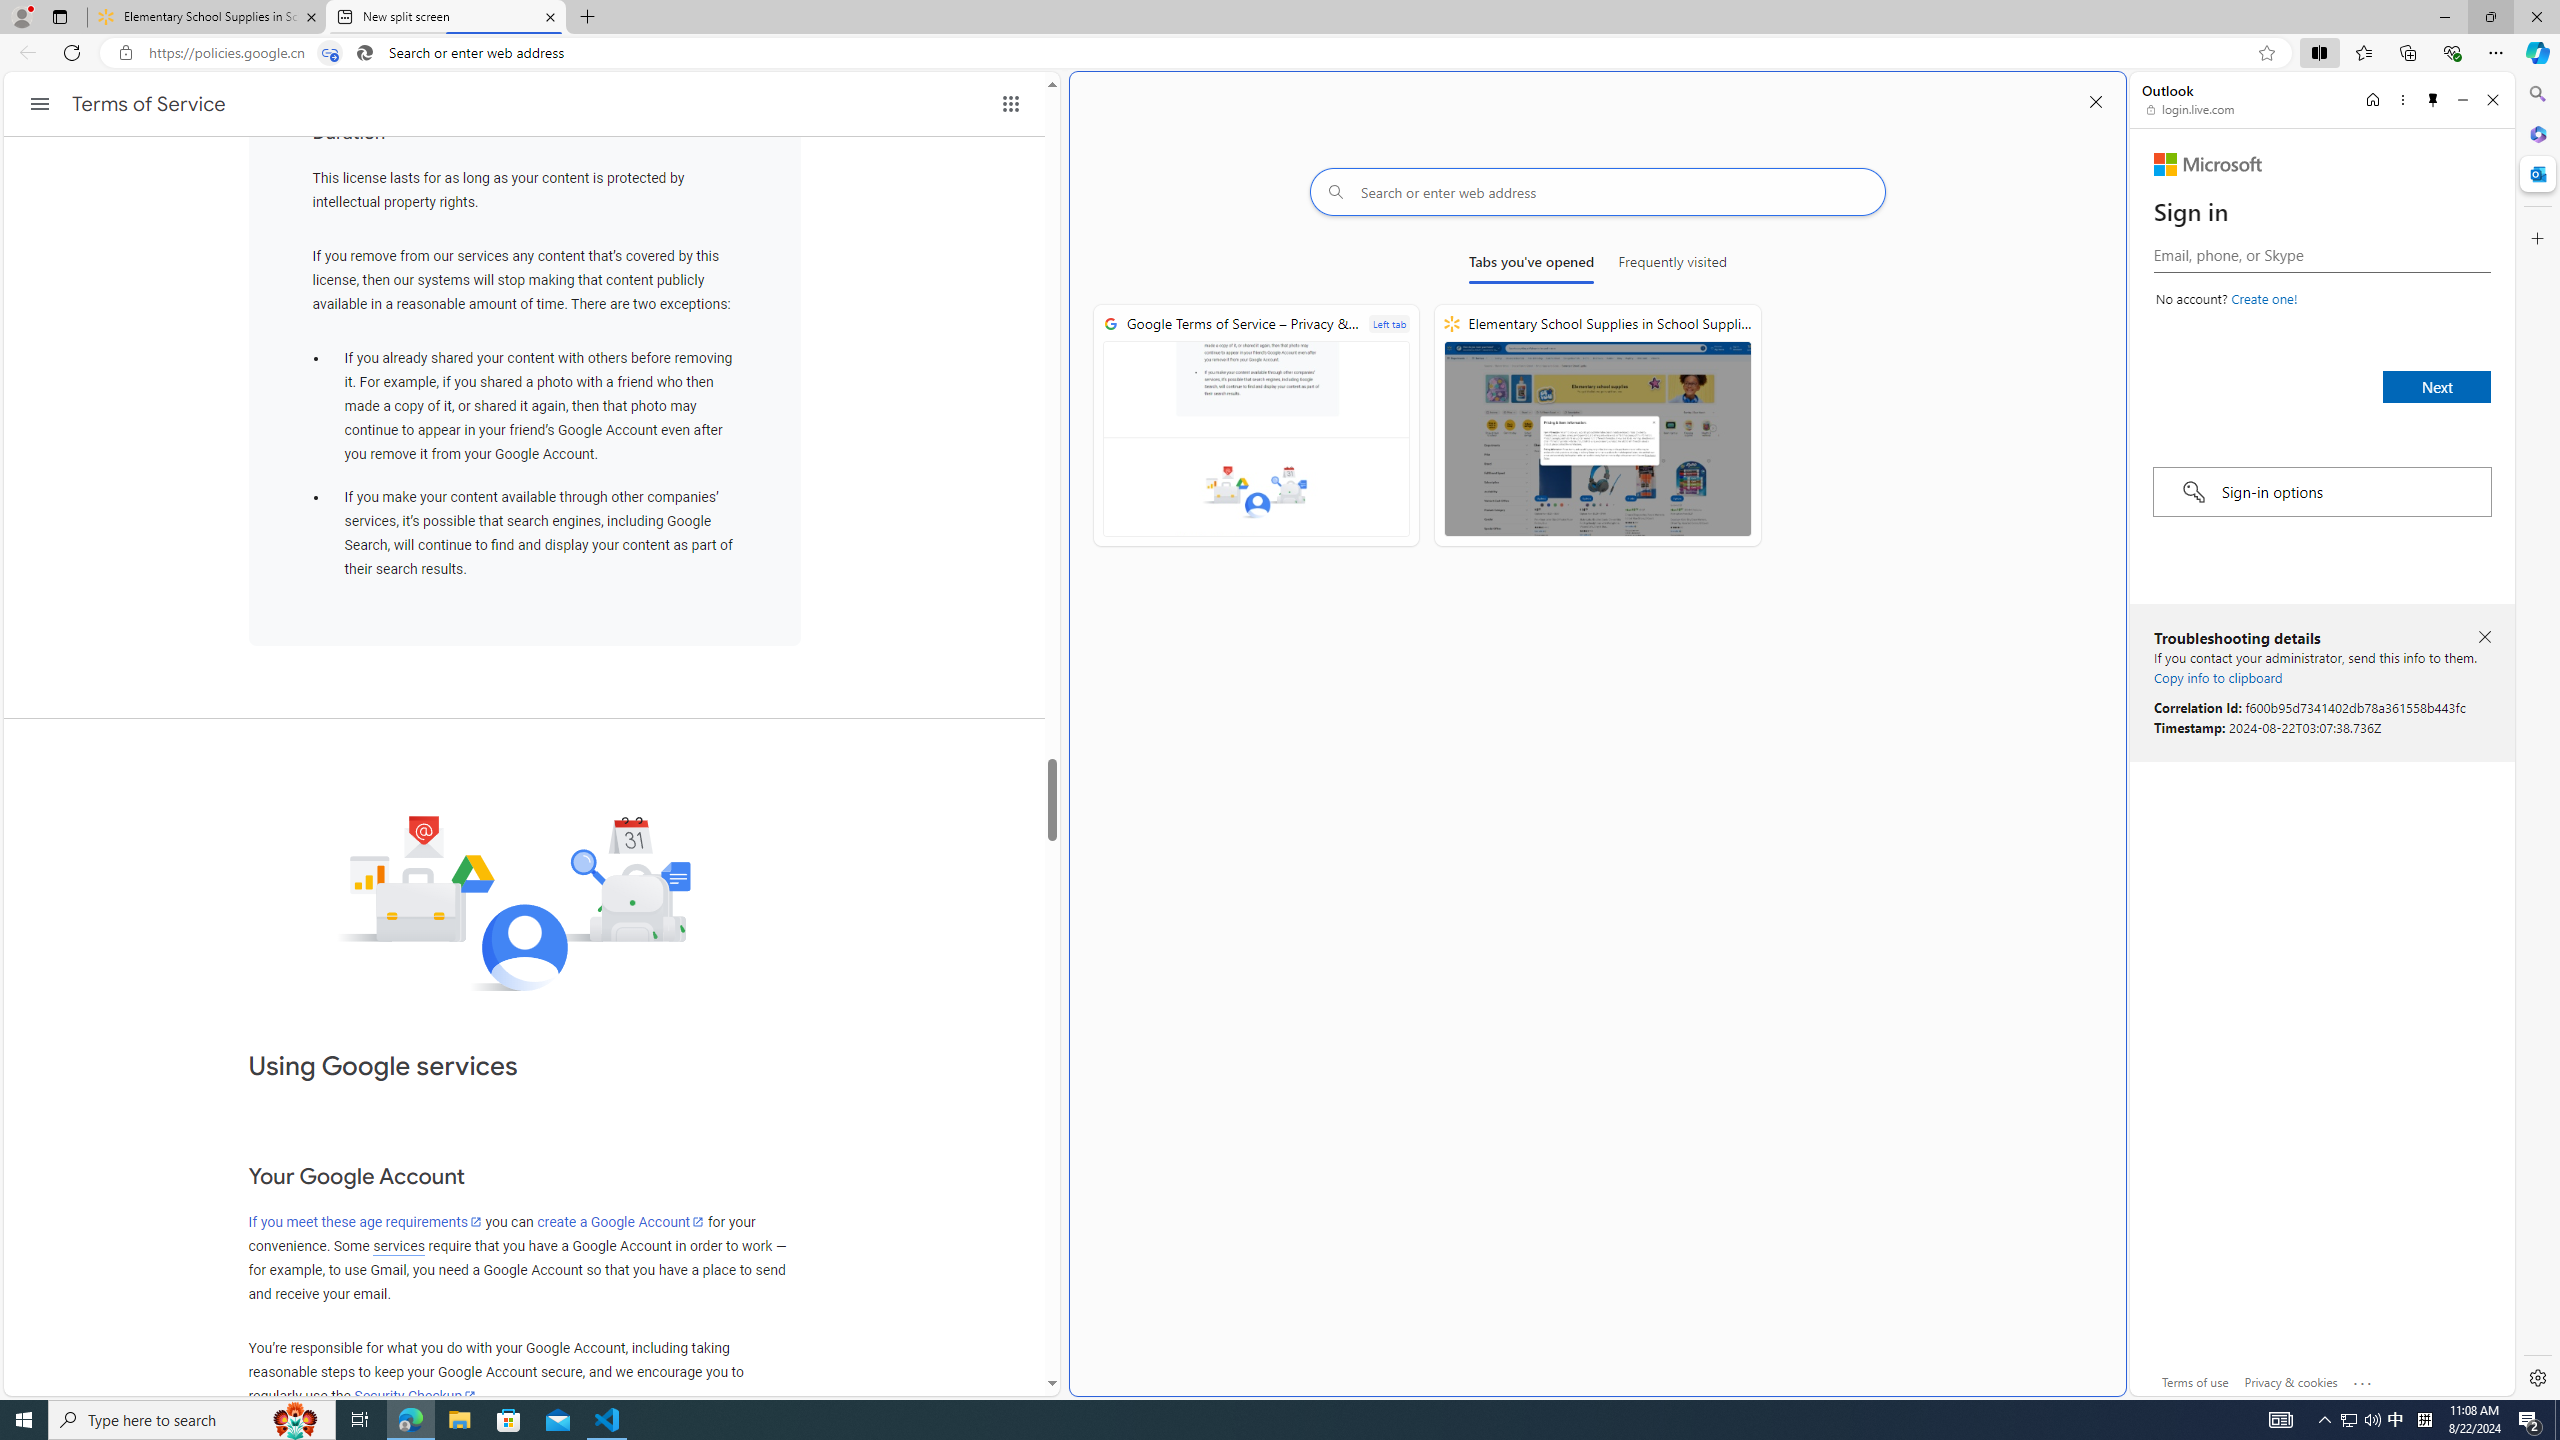  What do you see at coordinates (2490, 16) in the screenshot?
I see `'Restore'` at bounding box center [2490, 16].